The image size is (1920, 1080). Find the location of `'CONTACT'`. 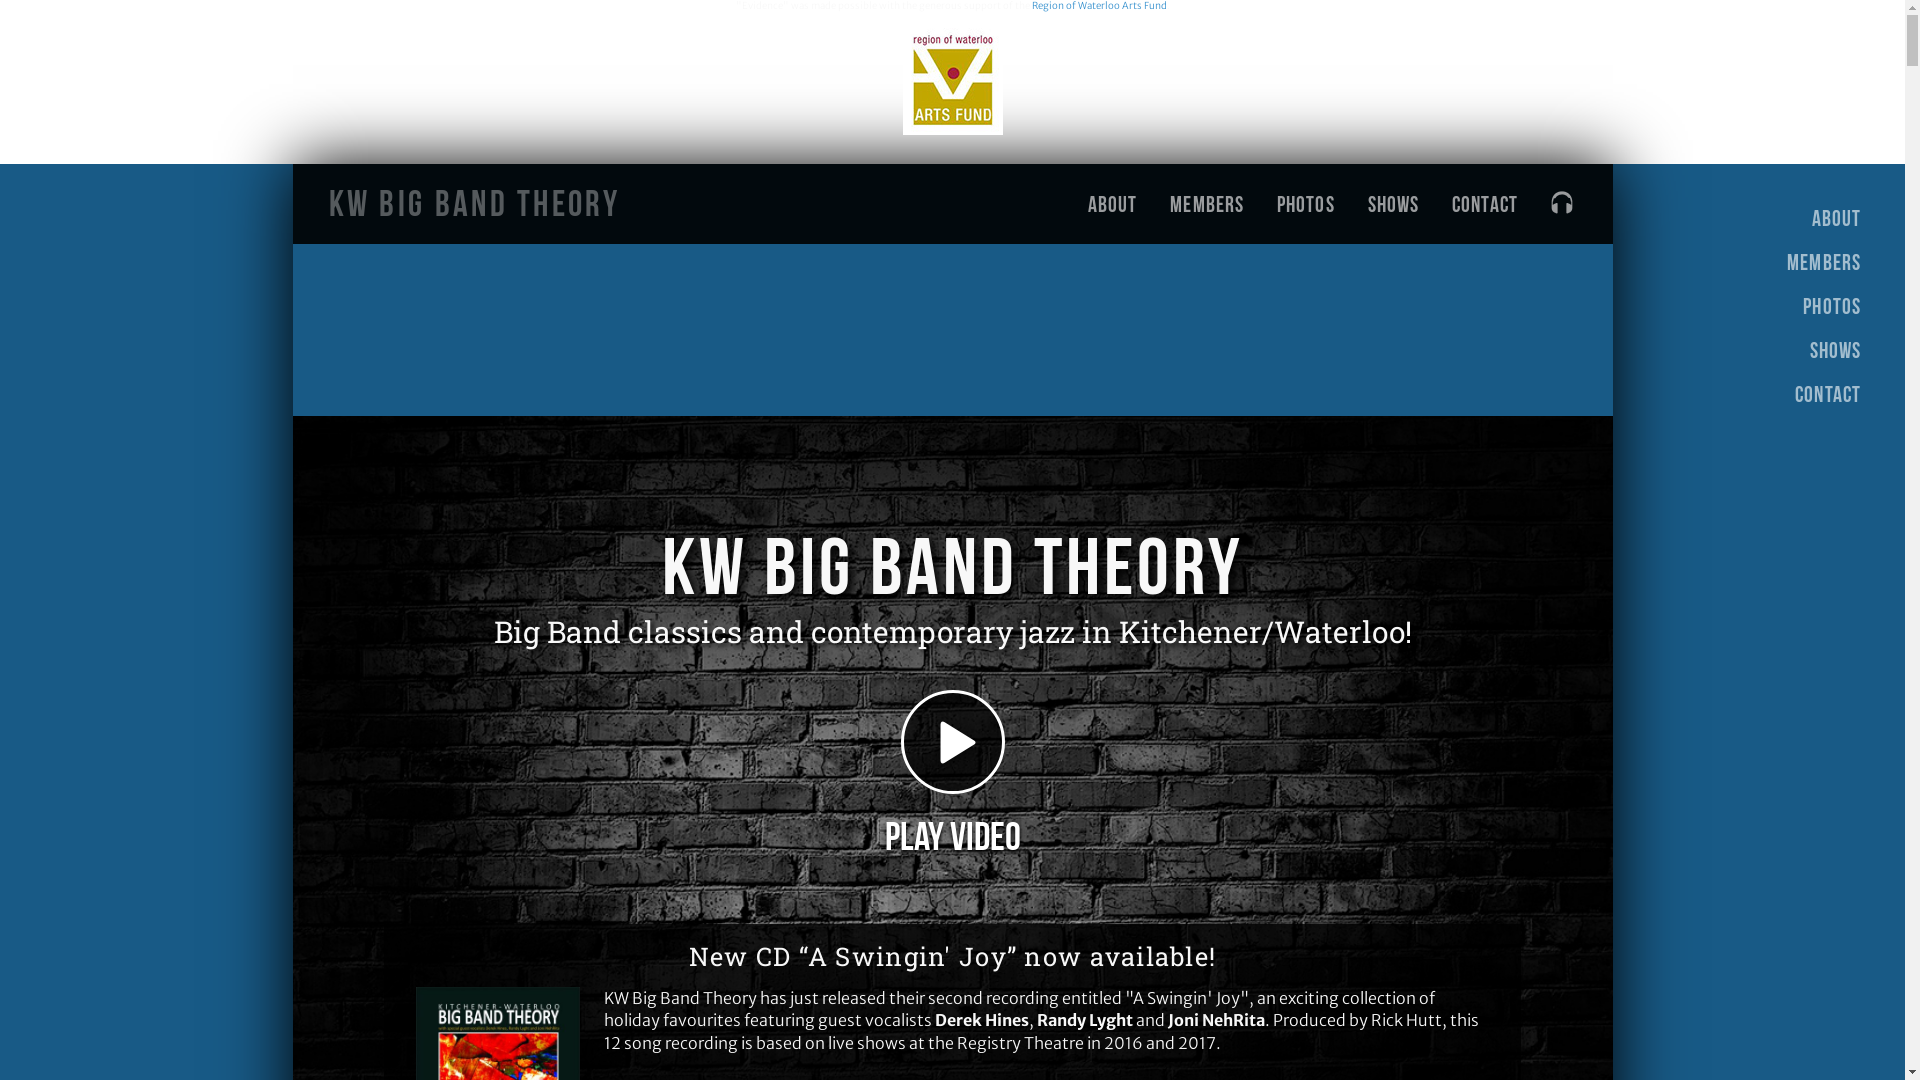

'CONTACT' is located at coordinates (1771, 393).